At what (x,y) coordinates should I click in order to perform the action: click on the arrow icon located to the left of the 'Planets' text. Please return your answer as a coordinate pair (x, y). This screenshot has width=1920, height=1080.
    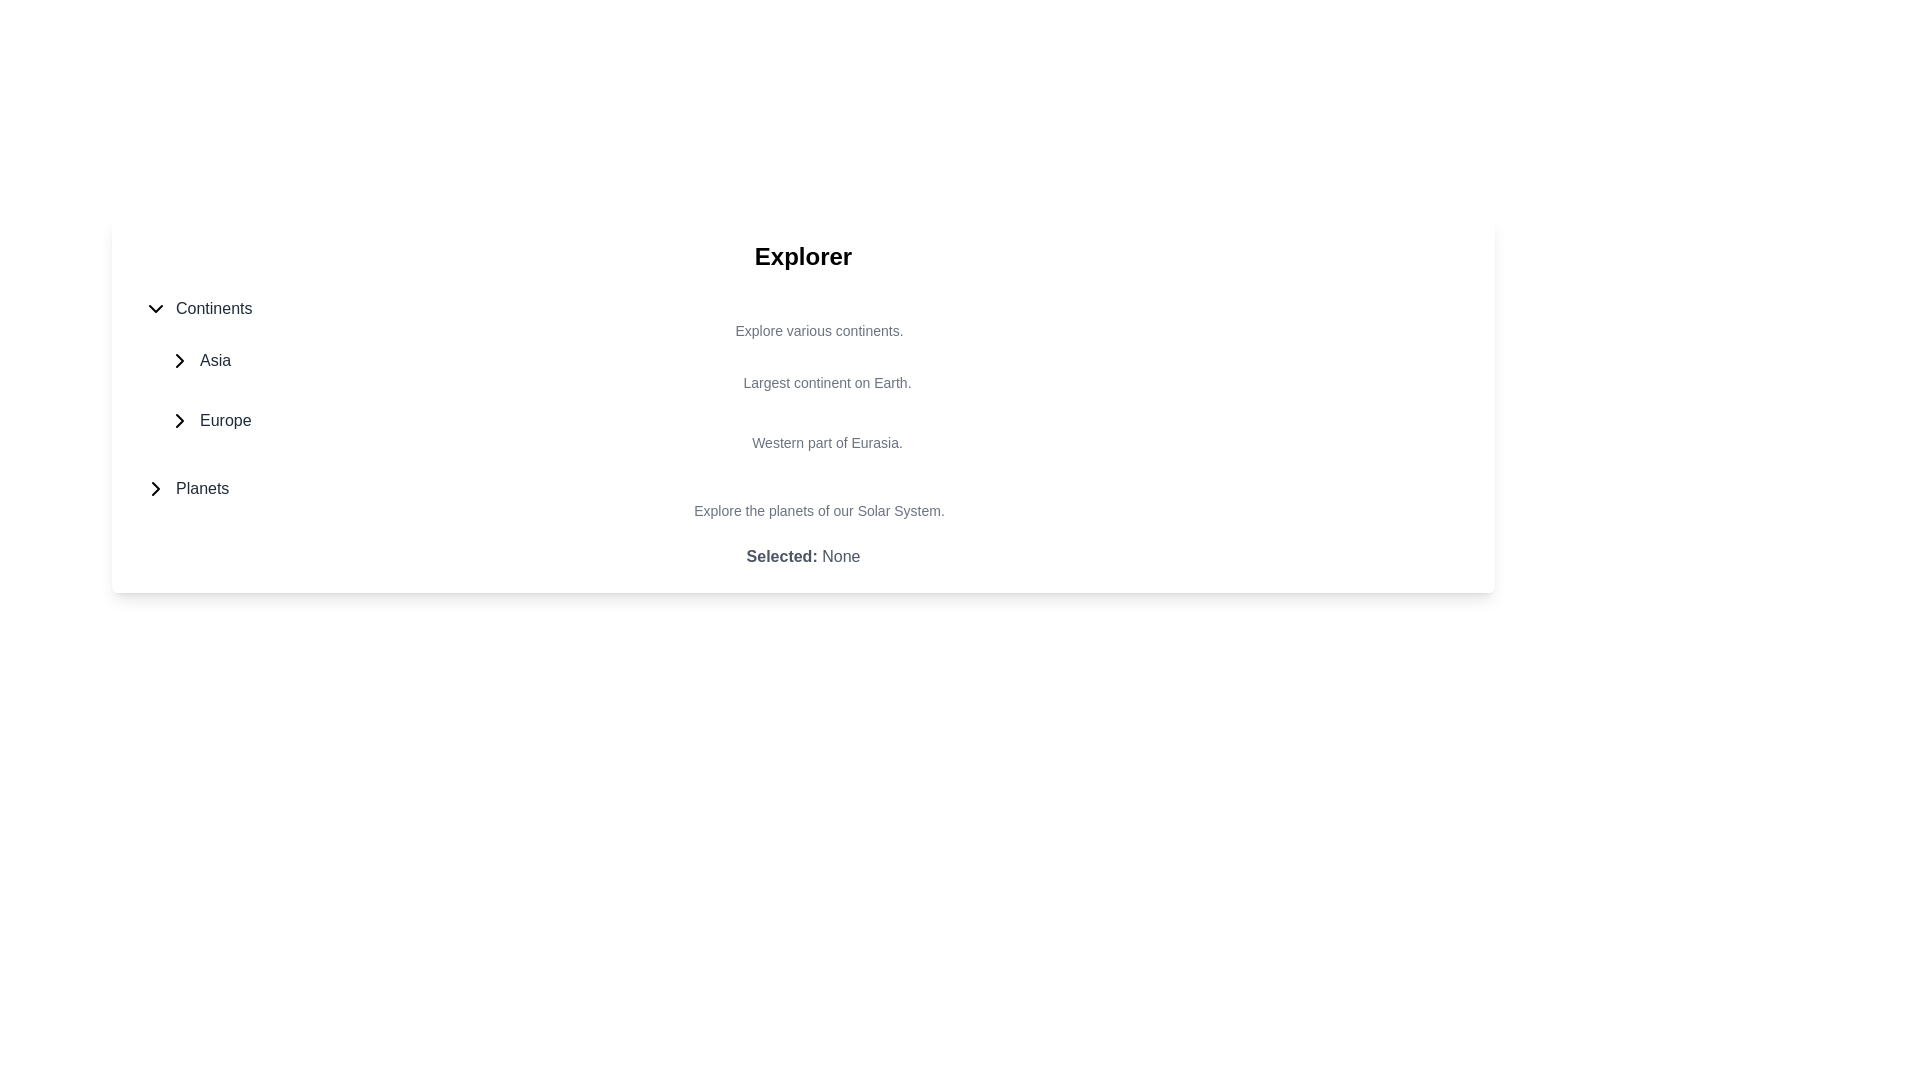
    Looking at the image, I should click on (155, 489).